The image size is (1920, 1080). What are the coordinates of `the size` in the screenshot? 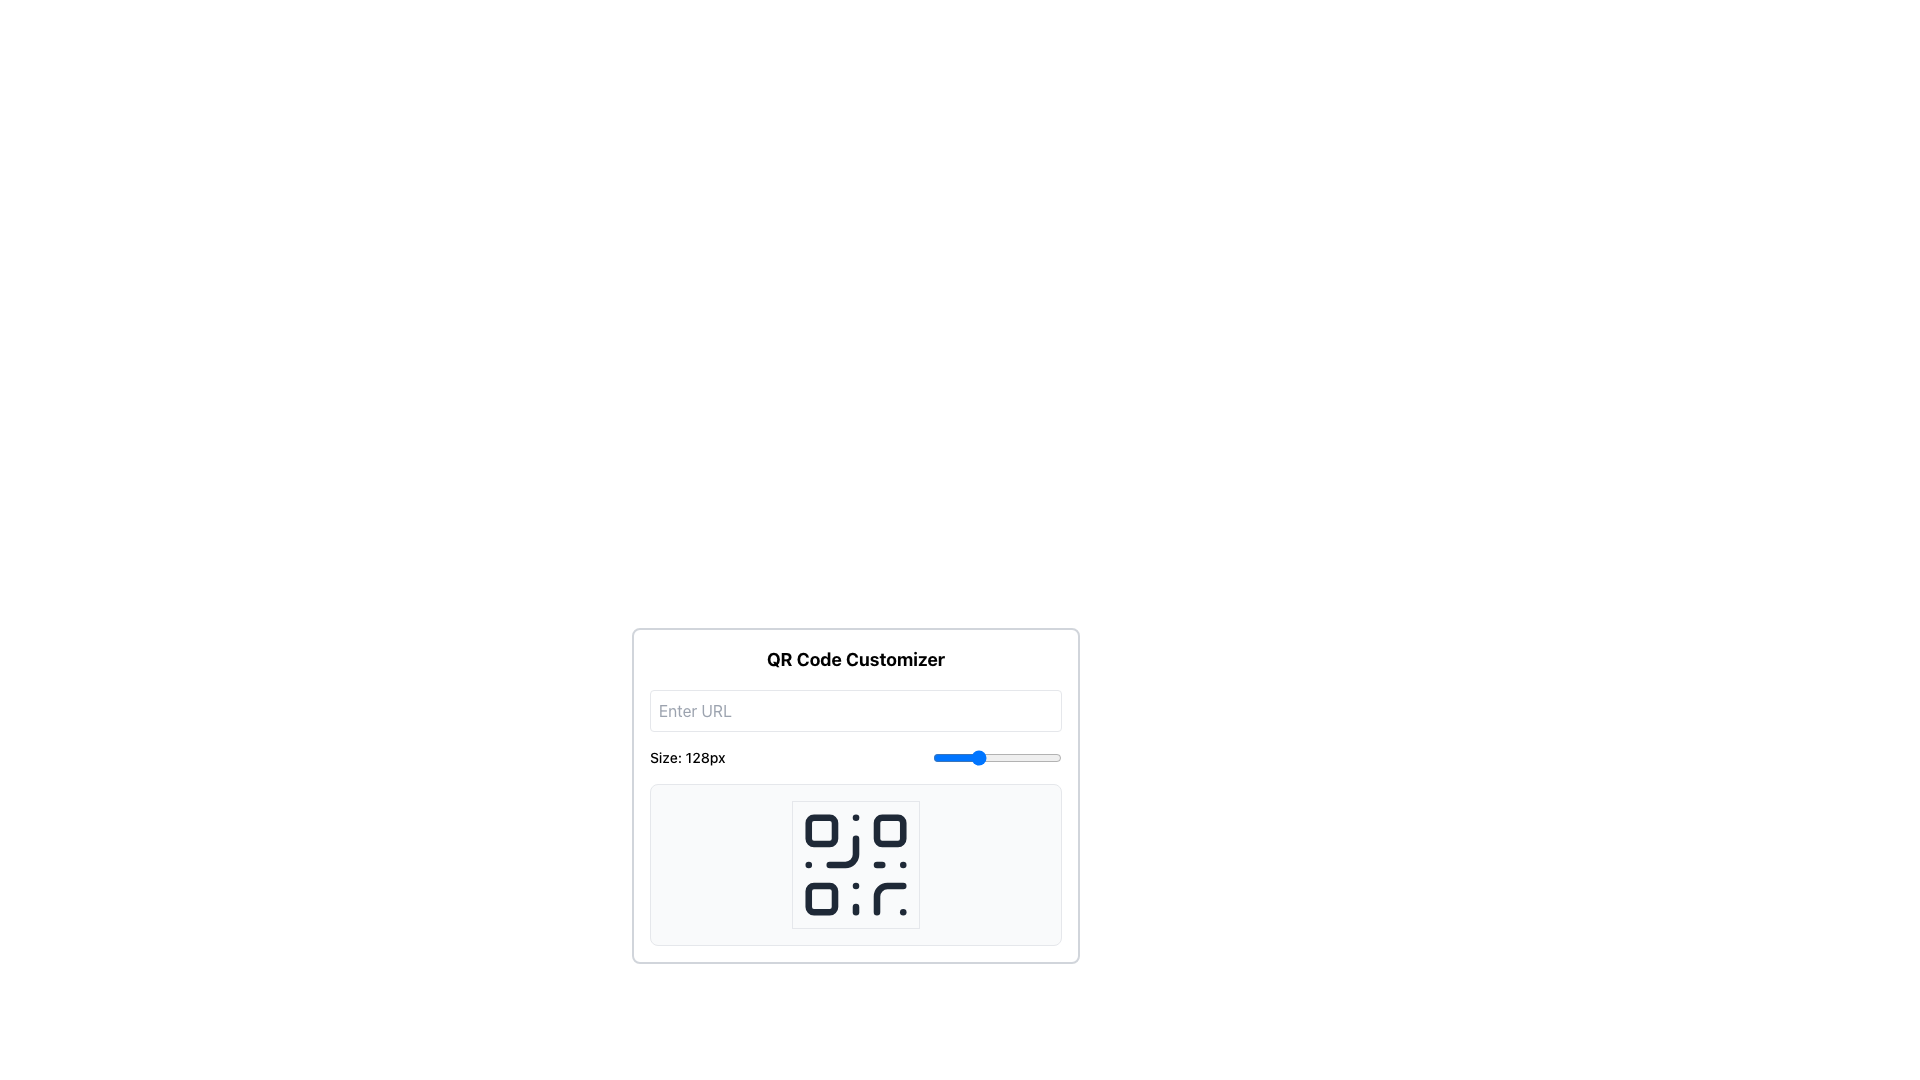 It's located at (1041, 758).